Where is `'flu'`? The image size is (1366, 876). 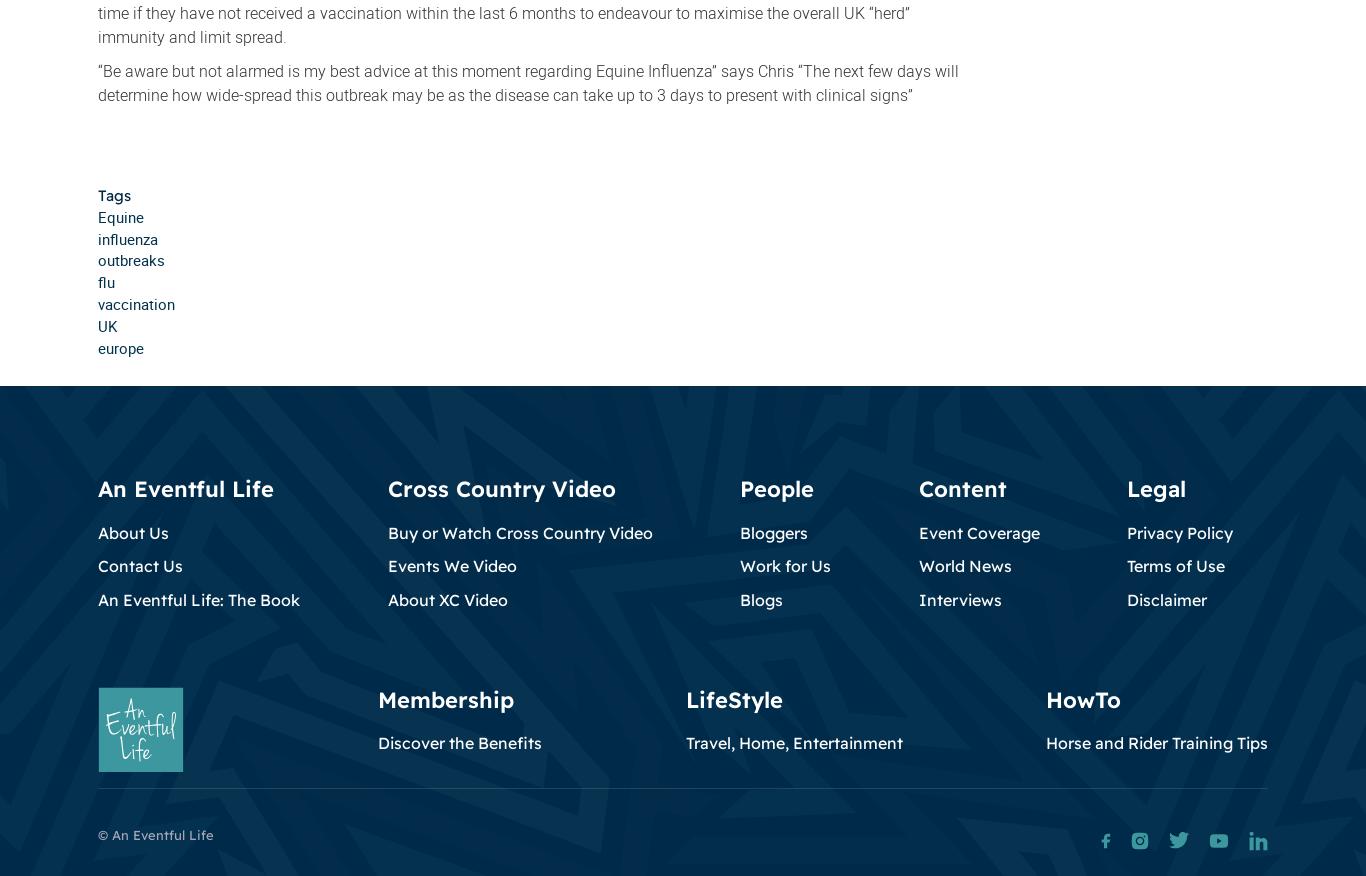 'flu' is located at coordinates (106, 281).